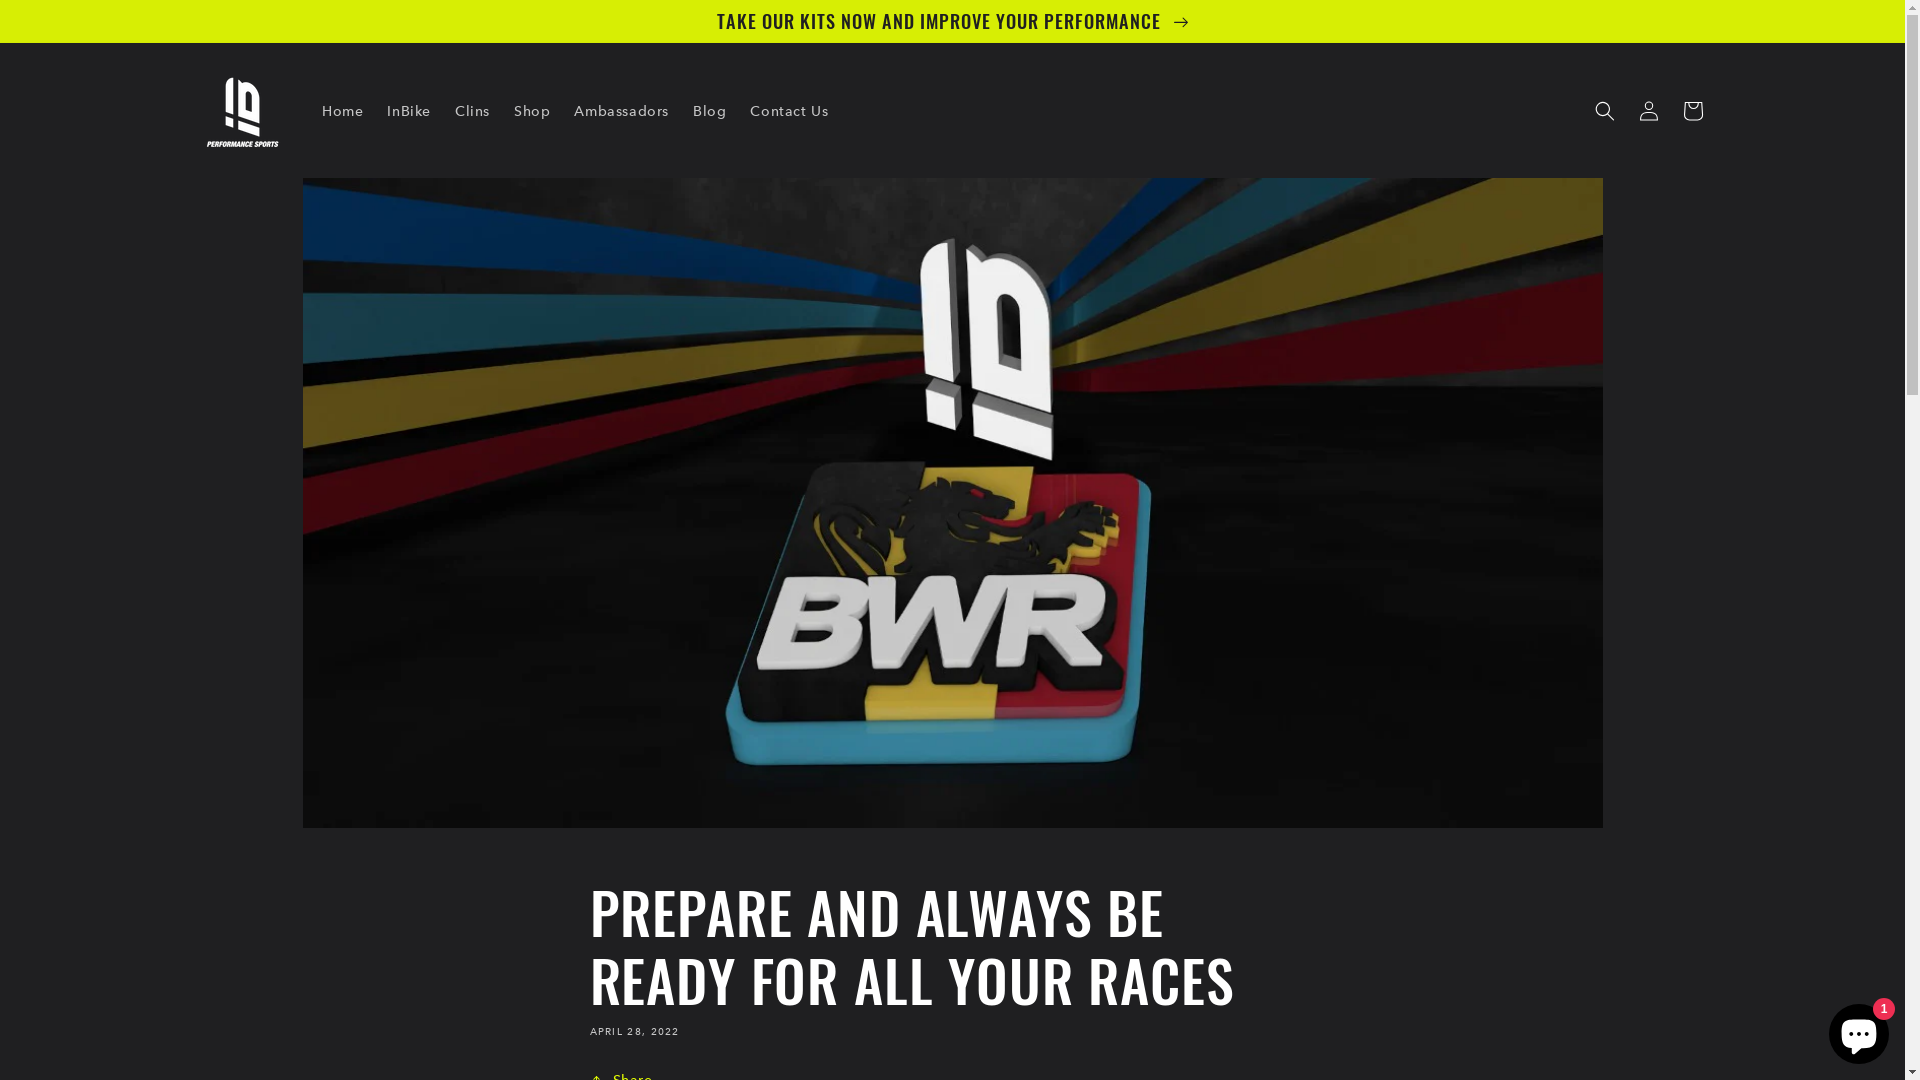 This screenshot has height=1080, width=1920. What do you see at coordinates (1670, 111) in the screenshot?
I see `'Cart'` at bounding box center [1670, 111].